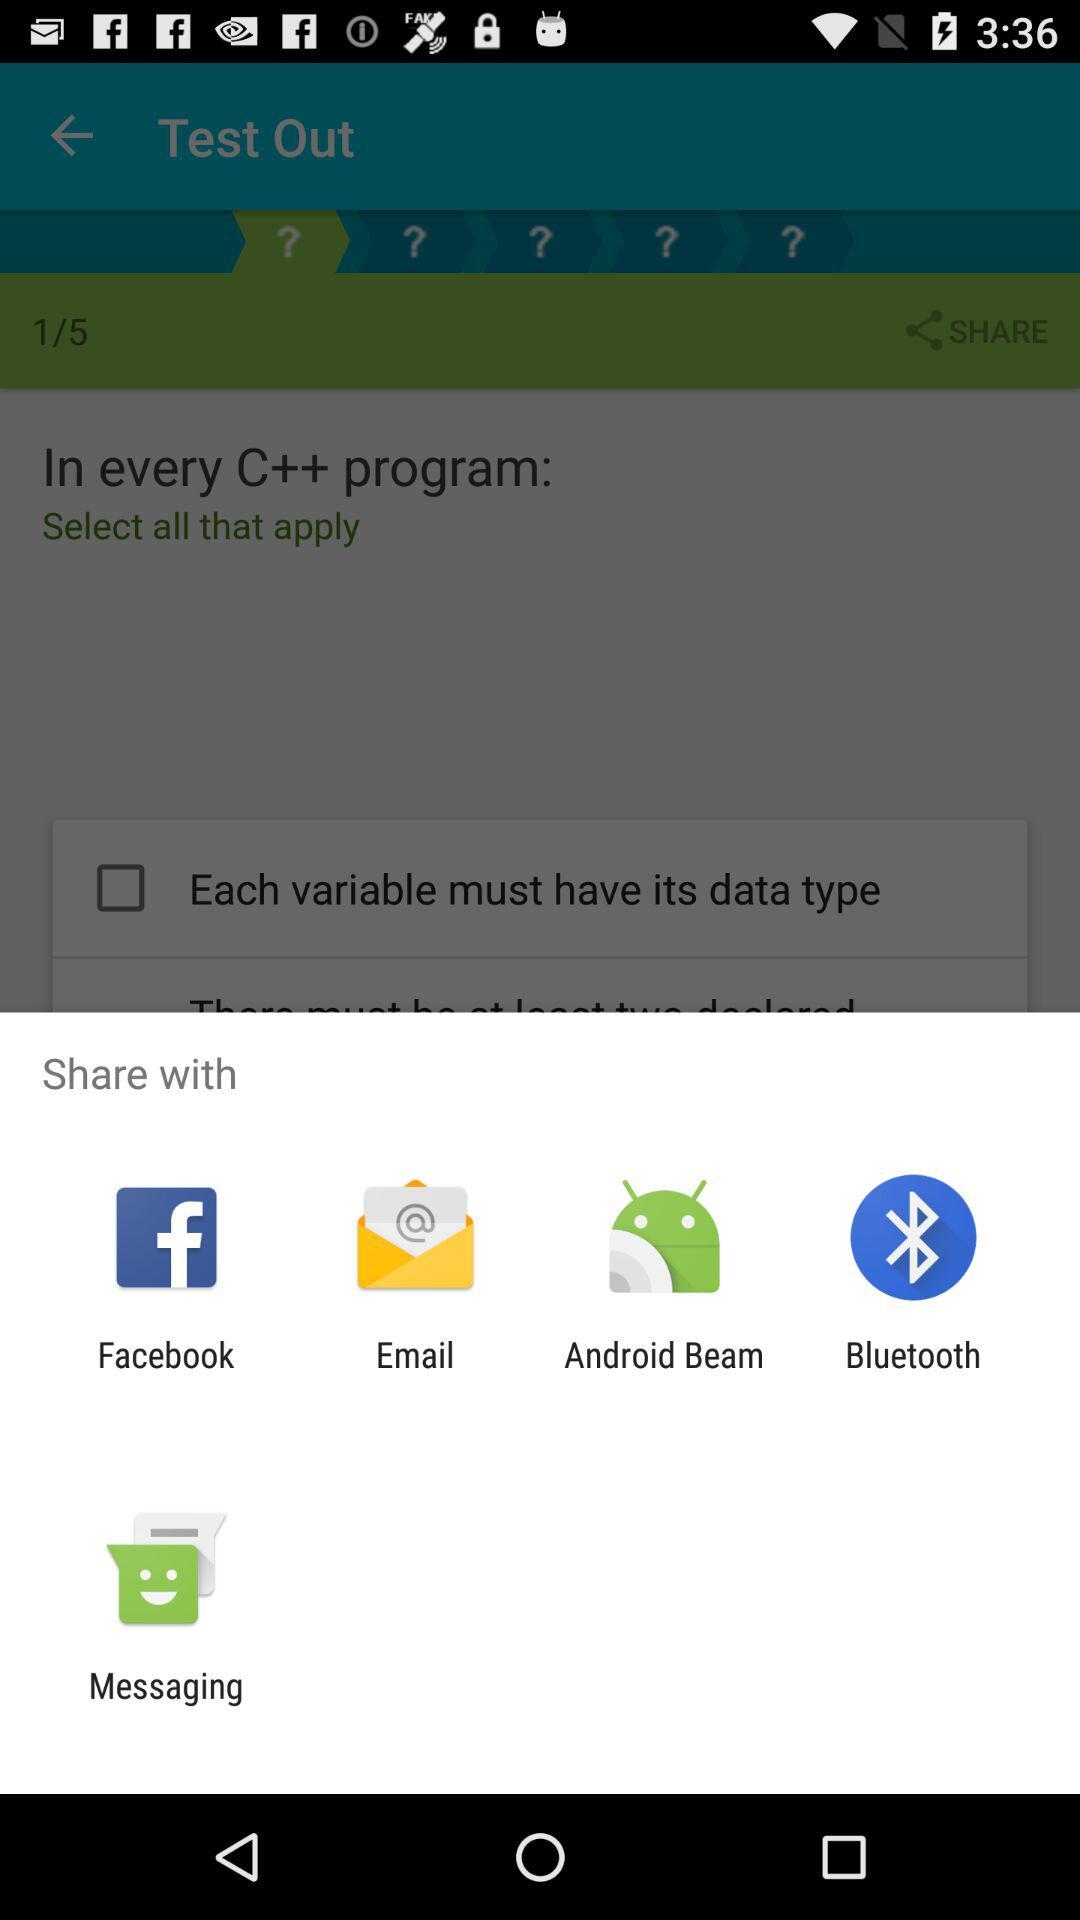 Image resolution: width=1080 pixels, height=1920 pixels. What do you see at coordinates (913, 1374) in the screenshot?
I see `bluetooth at the bottom right corner` at bounding box center [913, 1374].